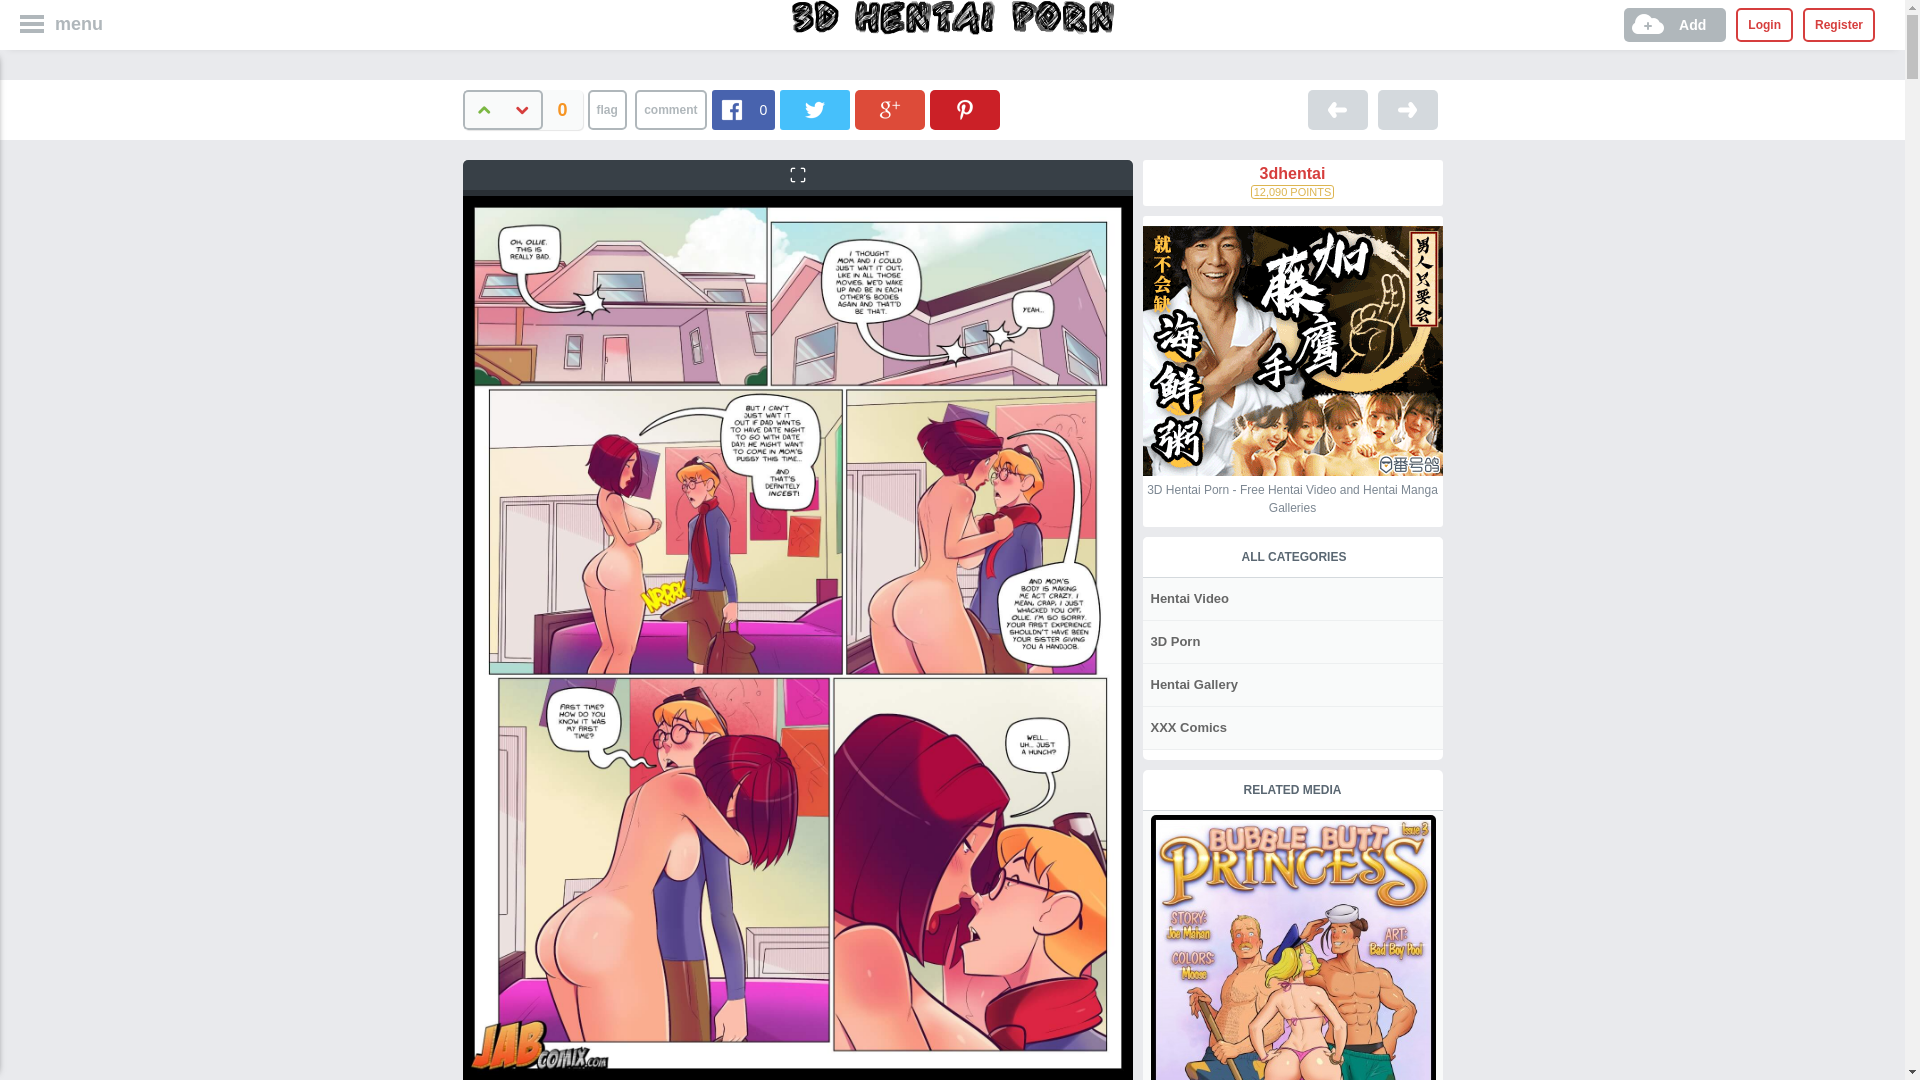  Describe the element at coordinates (929, 110) in the screenshot. I see `'Pin It'` at that location.